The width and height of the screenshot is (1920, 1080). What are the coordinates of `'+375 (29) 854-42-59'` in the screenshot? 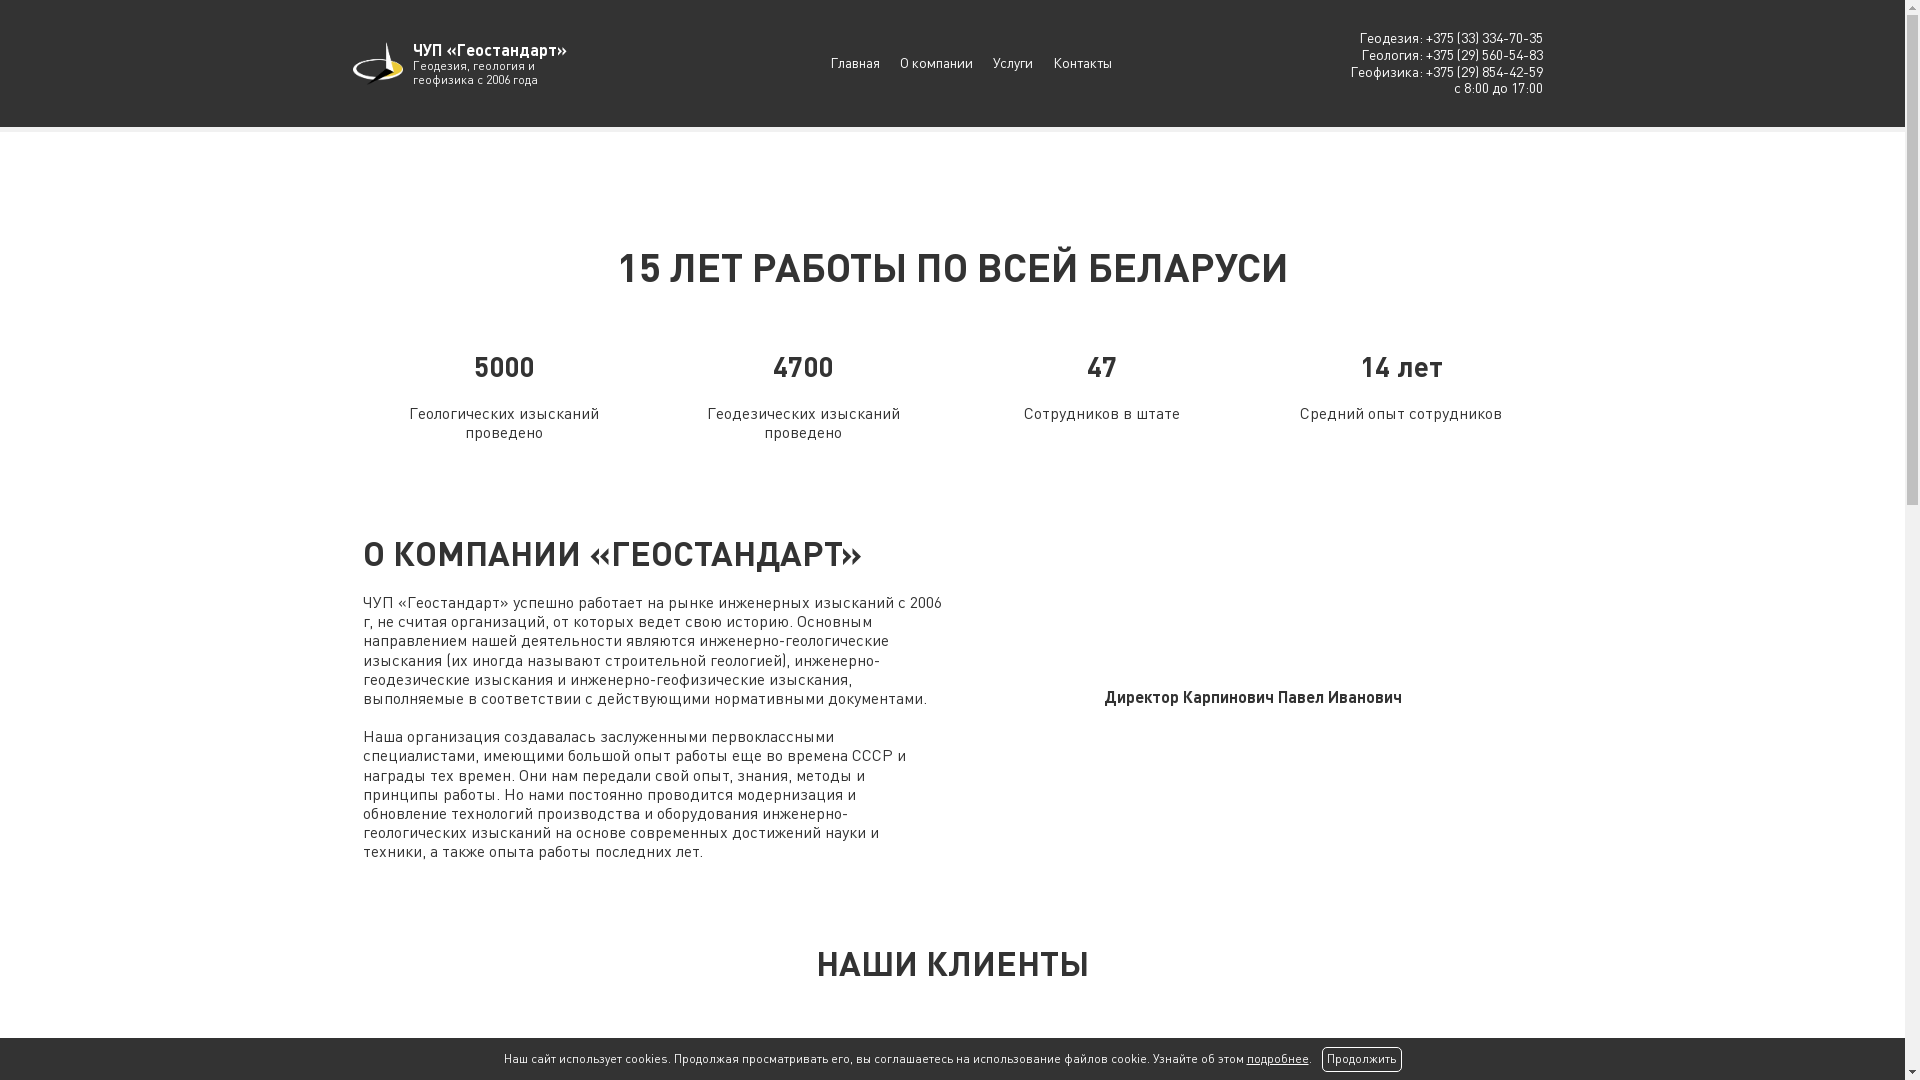 It's located at (1484, 70).